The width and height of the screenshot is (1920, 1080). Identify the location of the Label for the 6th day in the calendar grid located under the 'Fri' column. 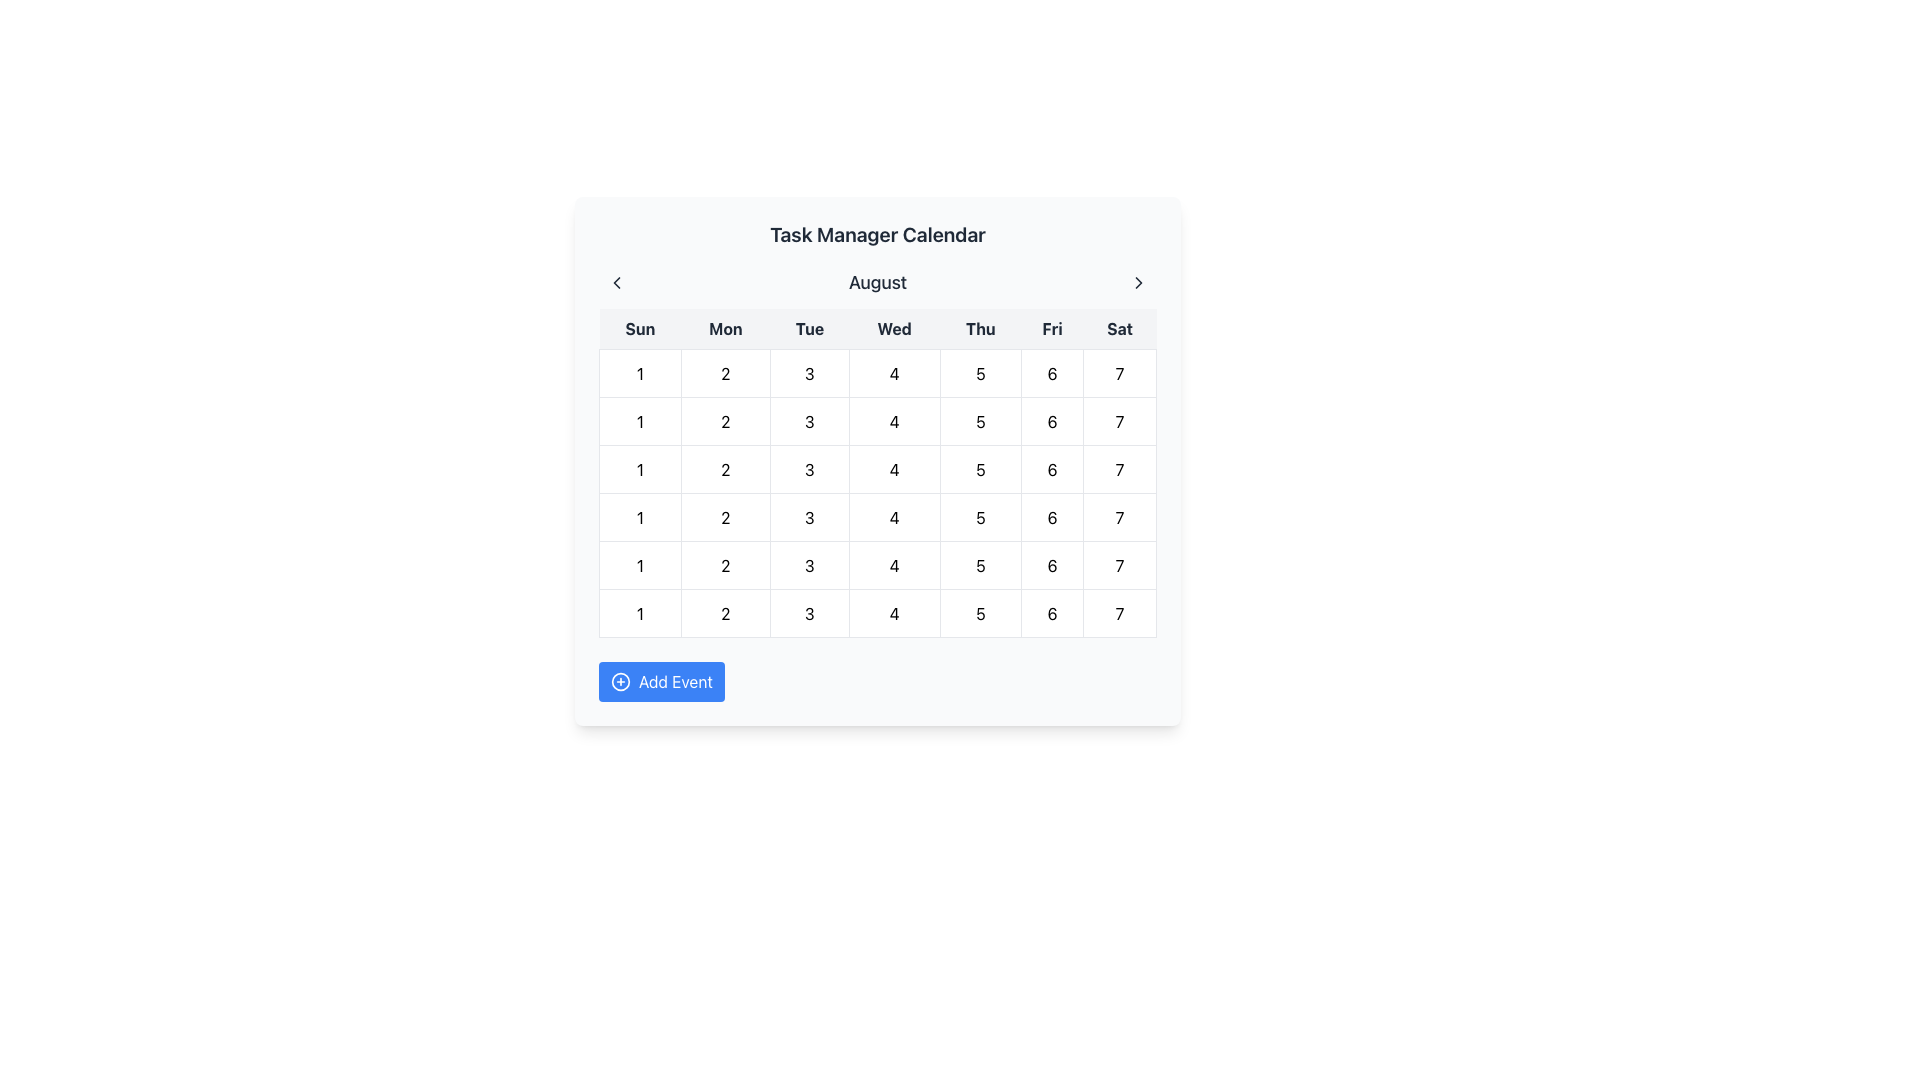
(1051, 565).